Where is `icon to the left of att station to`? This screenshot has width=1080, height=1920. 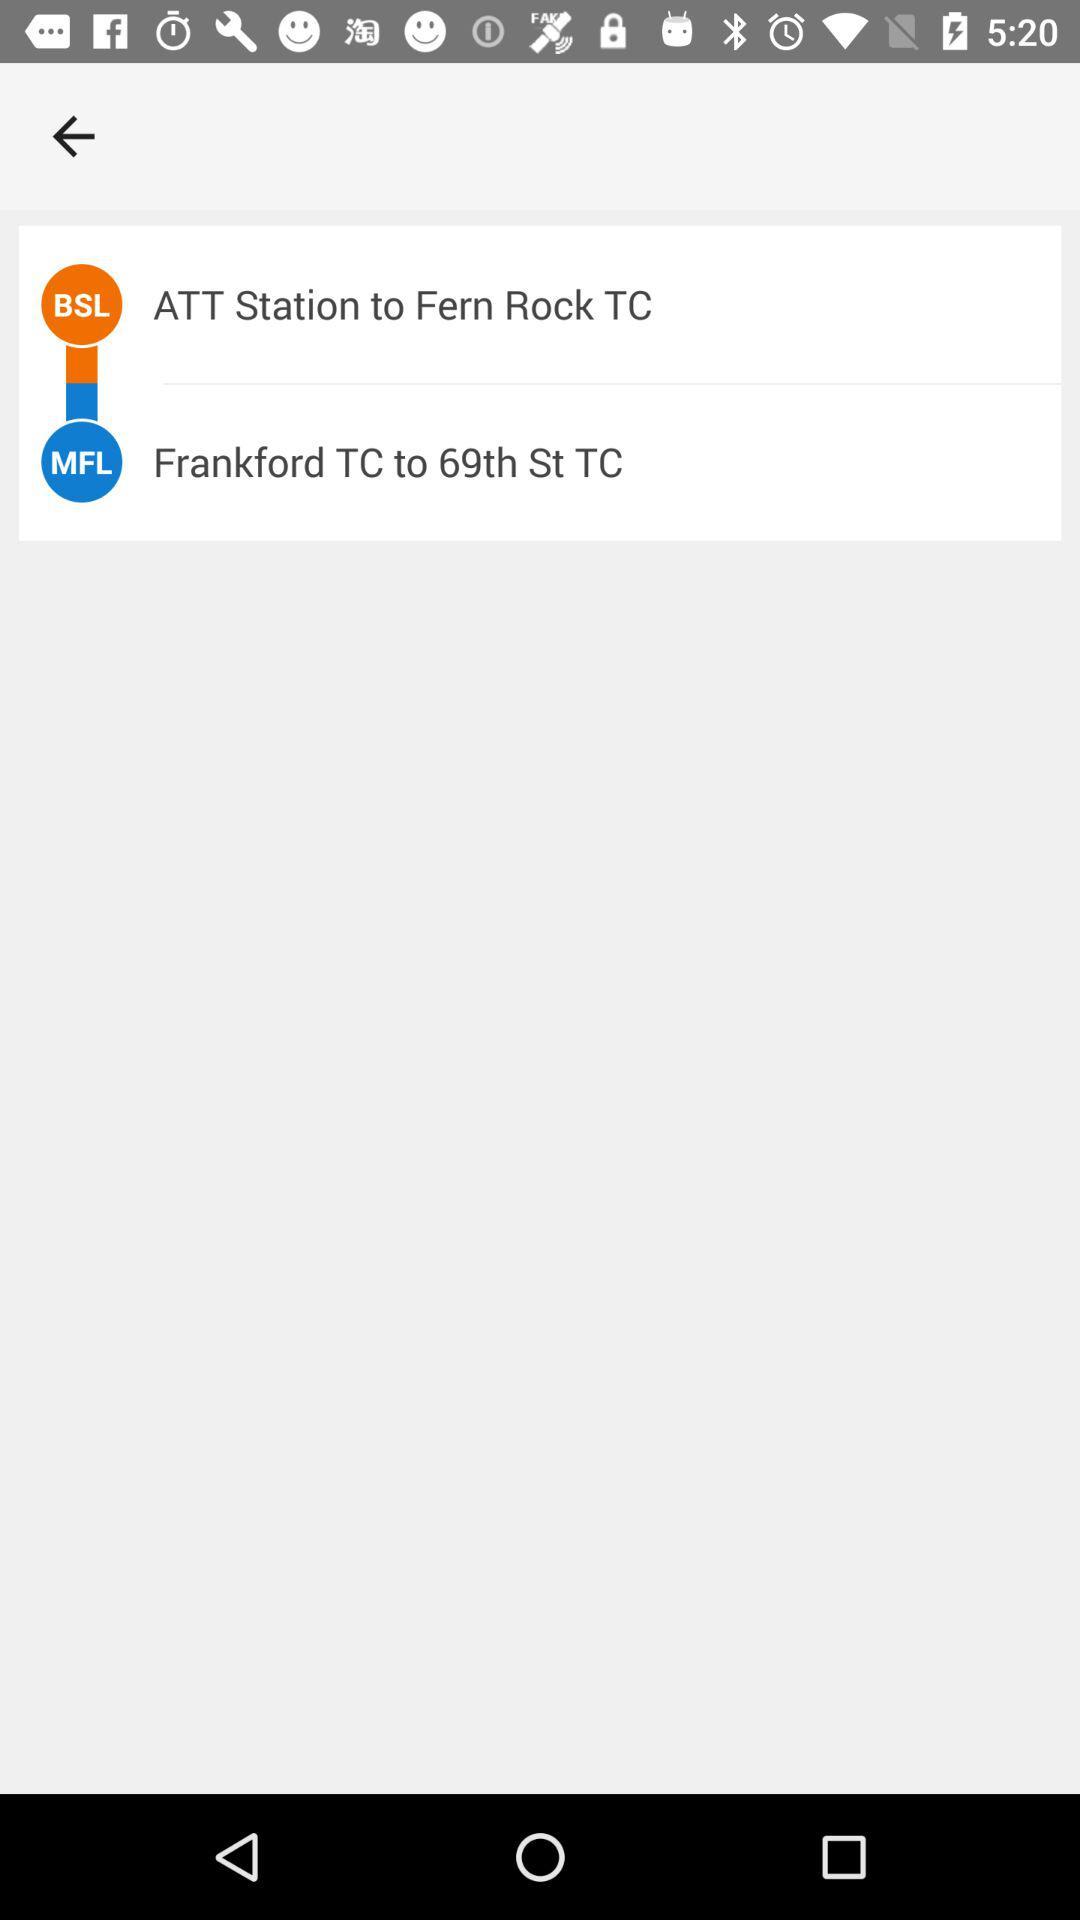
icon to the left of att station to is located at coordinates (80, 303).